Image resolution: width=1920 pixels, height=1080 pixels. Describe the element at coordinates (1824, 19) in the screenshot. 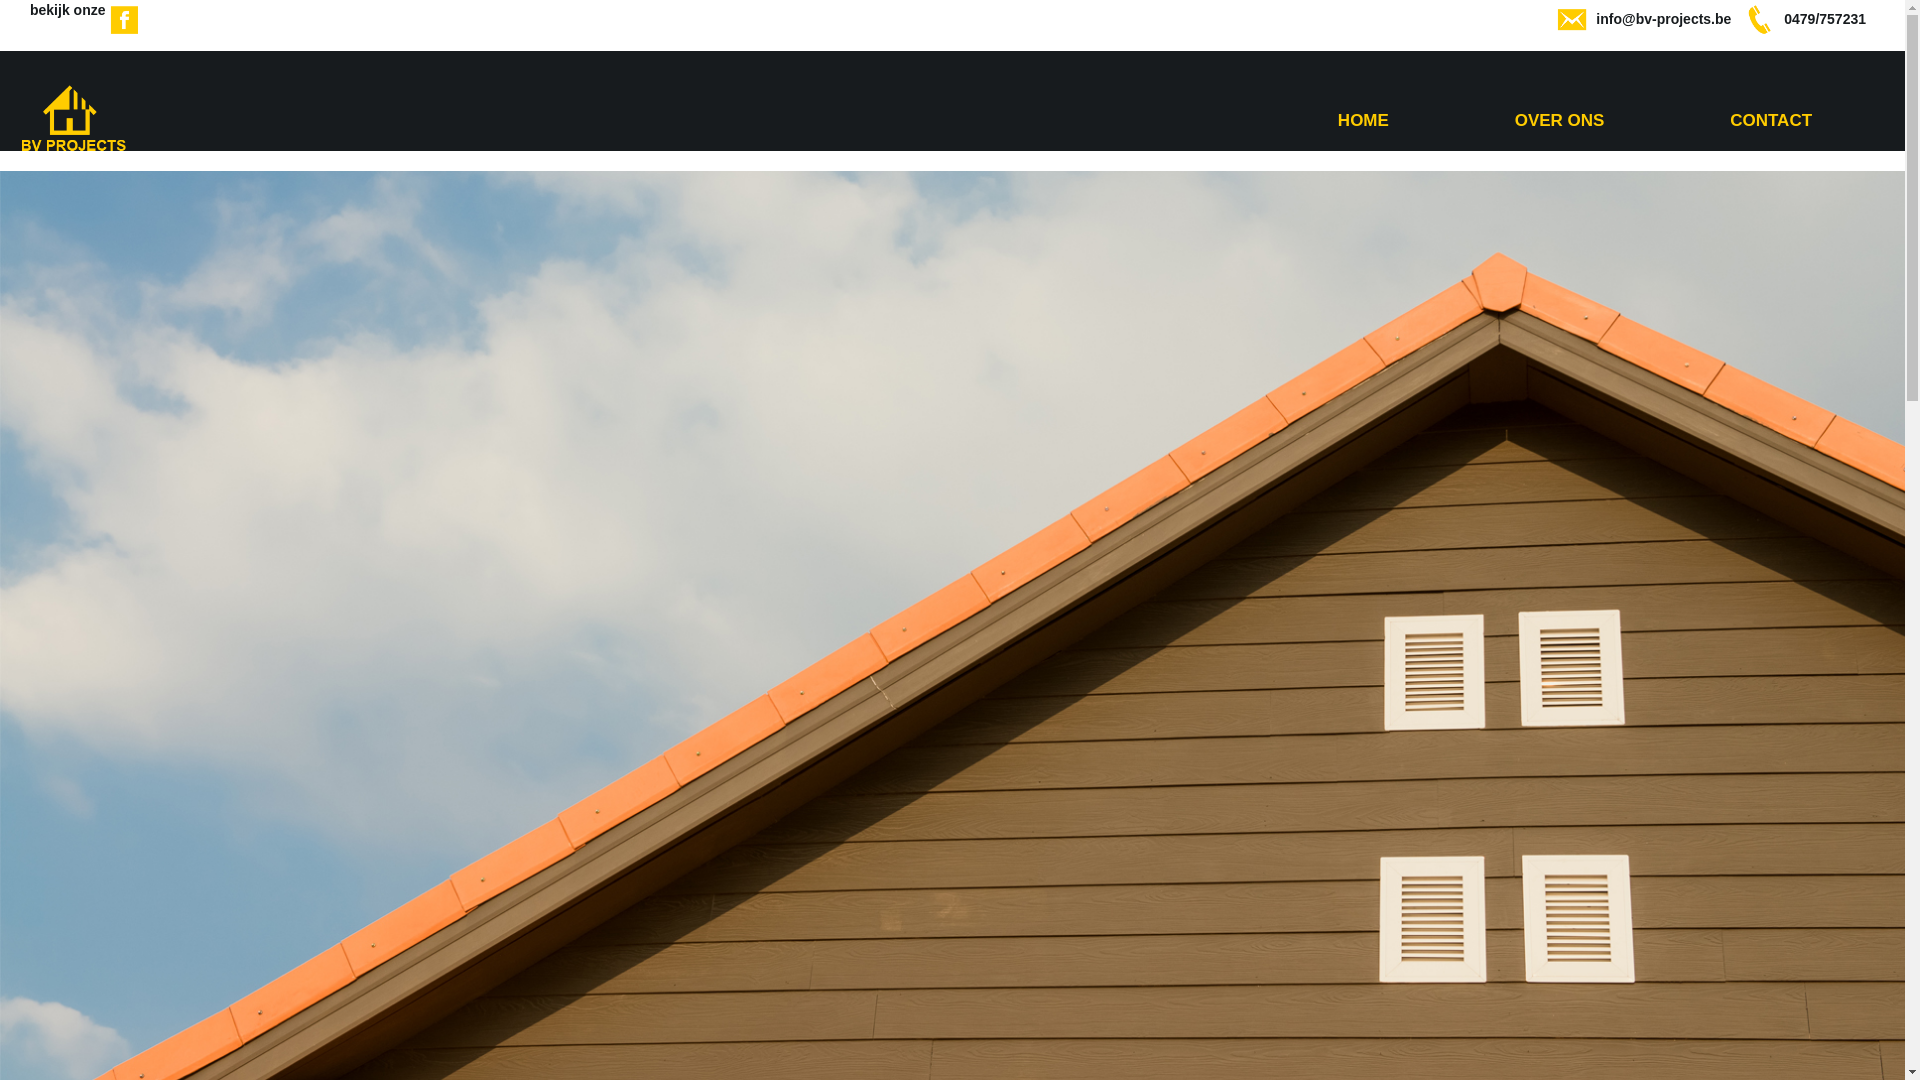

I see `'0479/757231'` at that location.